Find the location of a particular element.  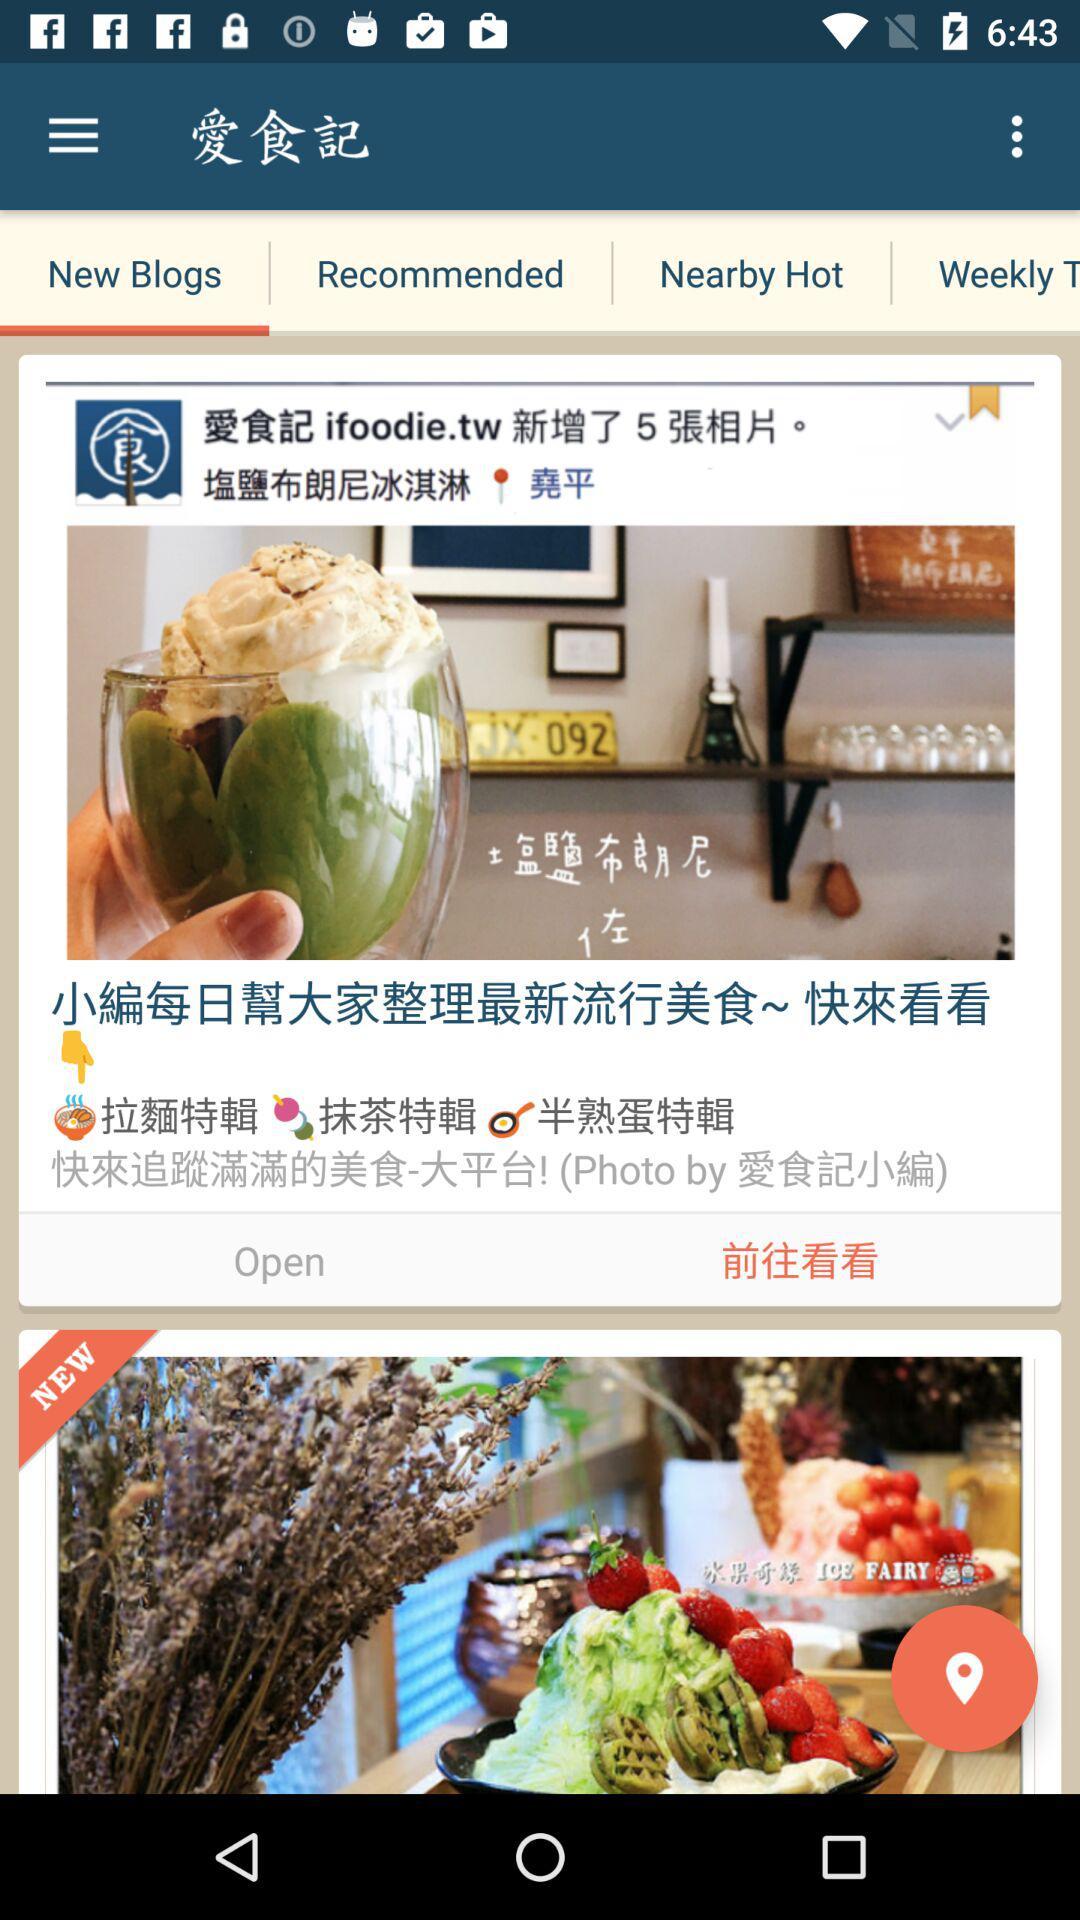

item next to the nearby hot item is located at coordinates (419, 135).